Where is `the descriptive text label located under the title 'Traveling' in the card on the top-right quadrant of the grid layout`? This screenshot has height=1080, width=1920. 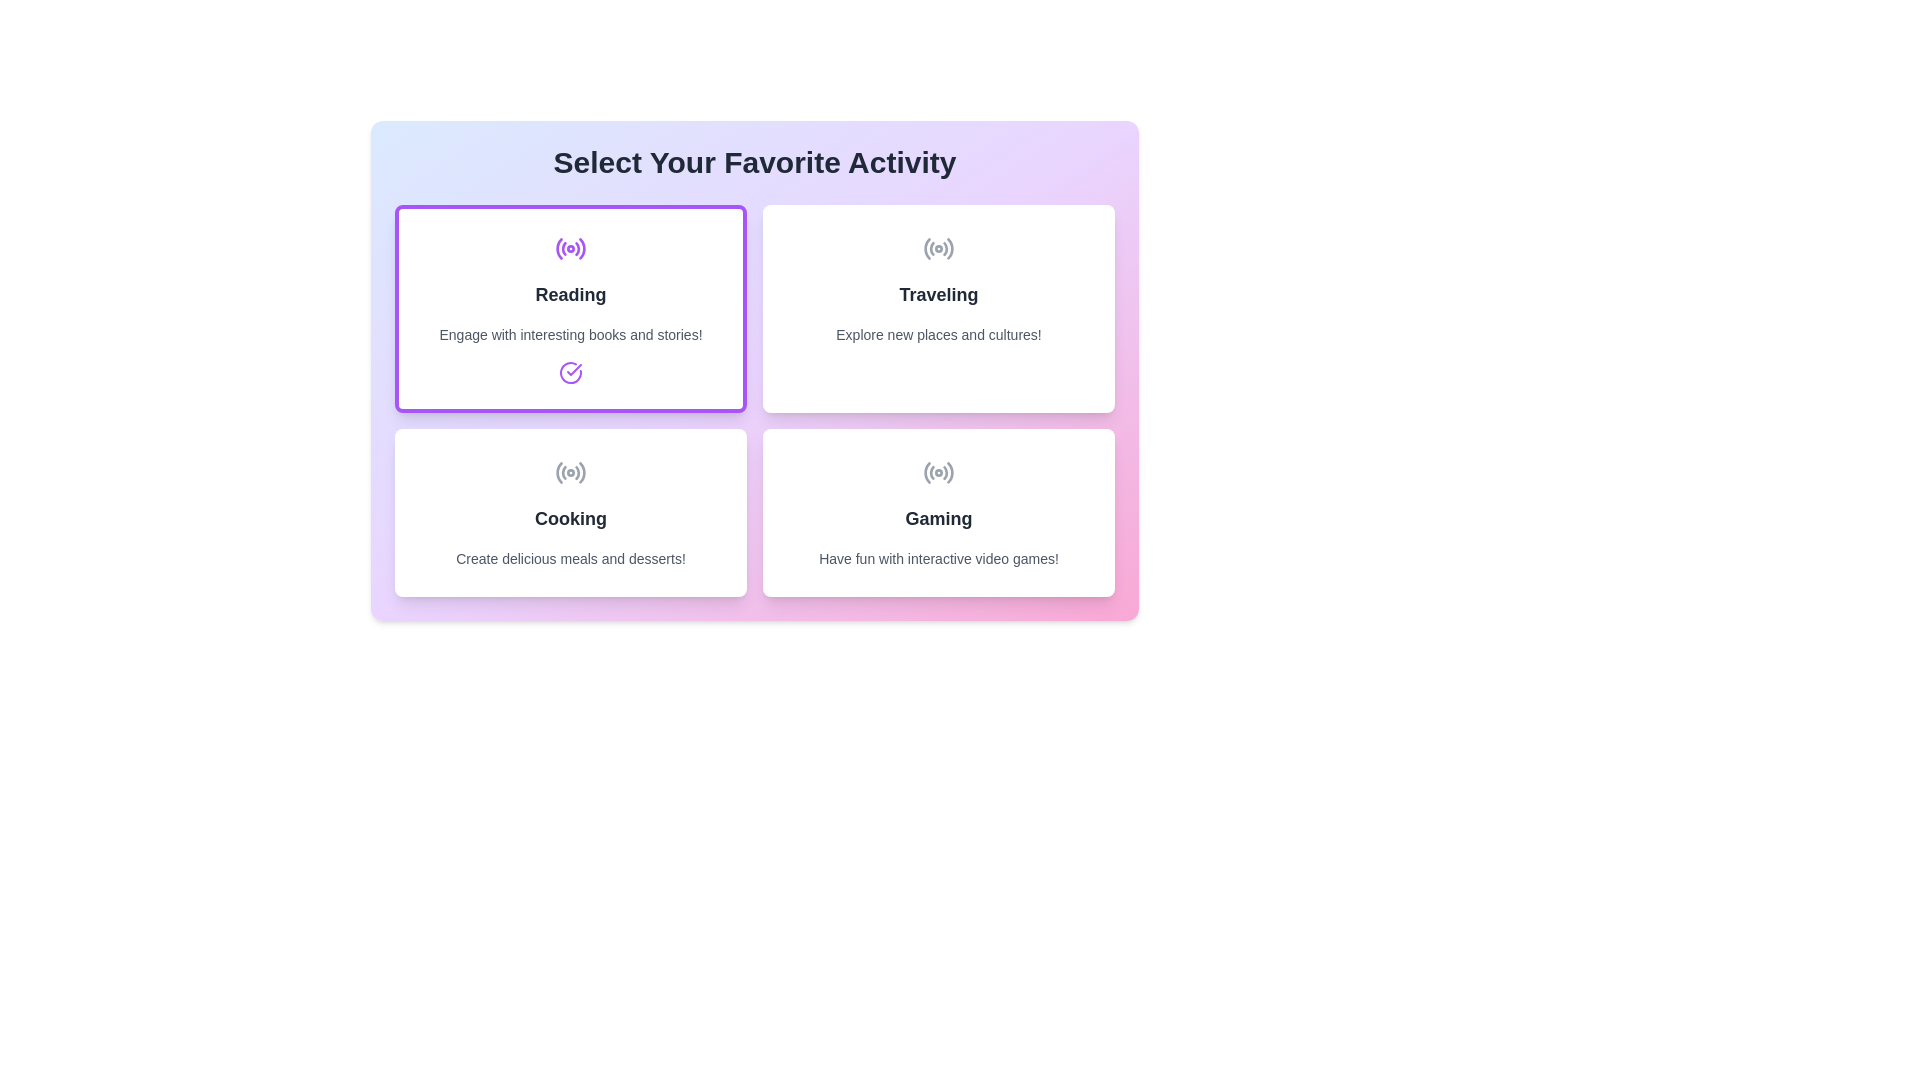
the descriptive text label located under the title 'Traveling' in the card on the top-right quadrant of the grid layout is located at coordinates (938, 334).